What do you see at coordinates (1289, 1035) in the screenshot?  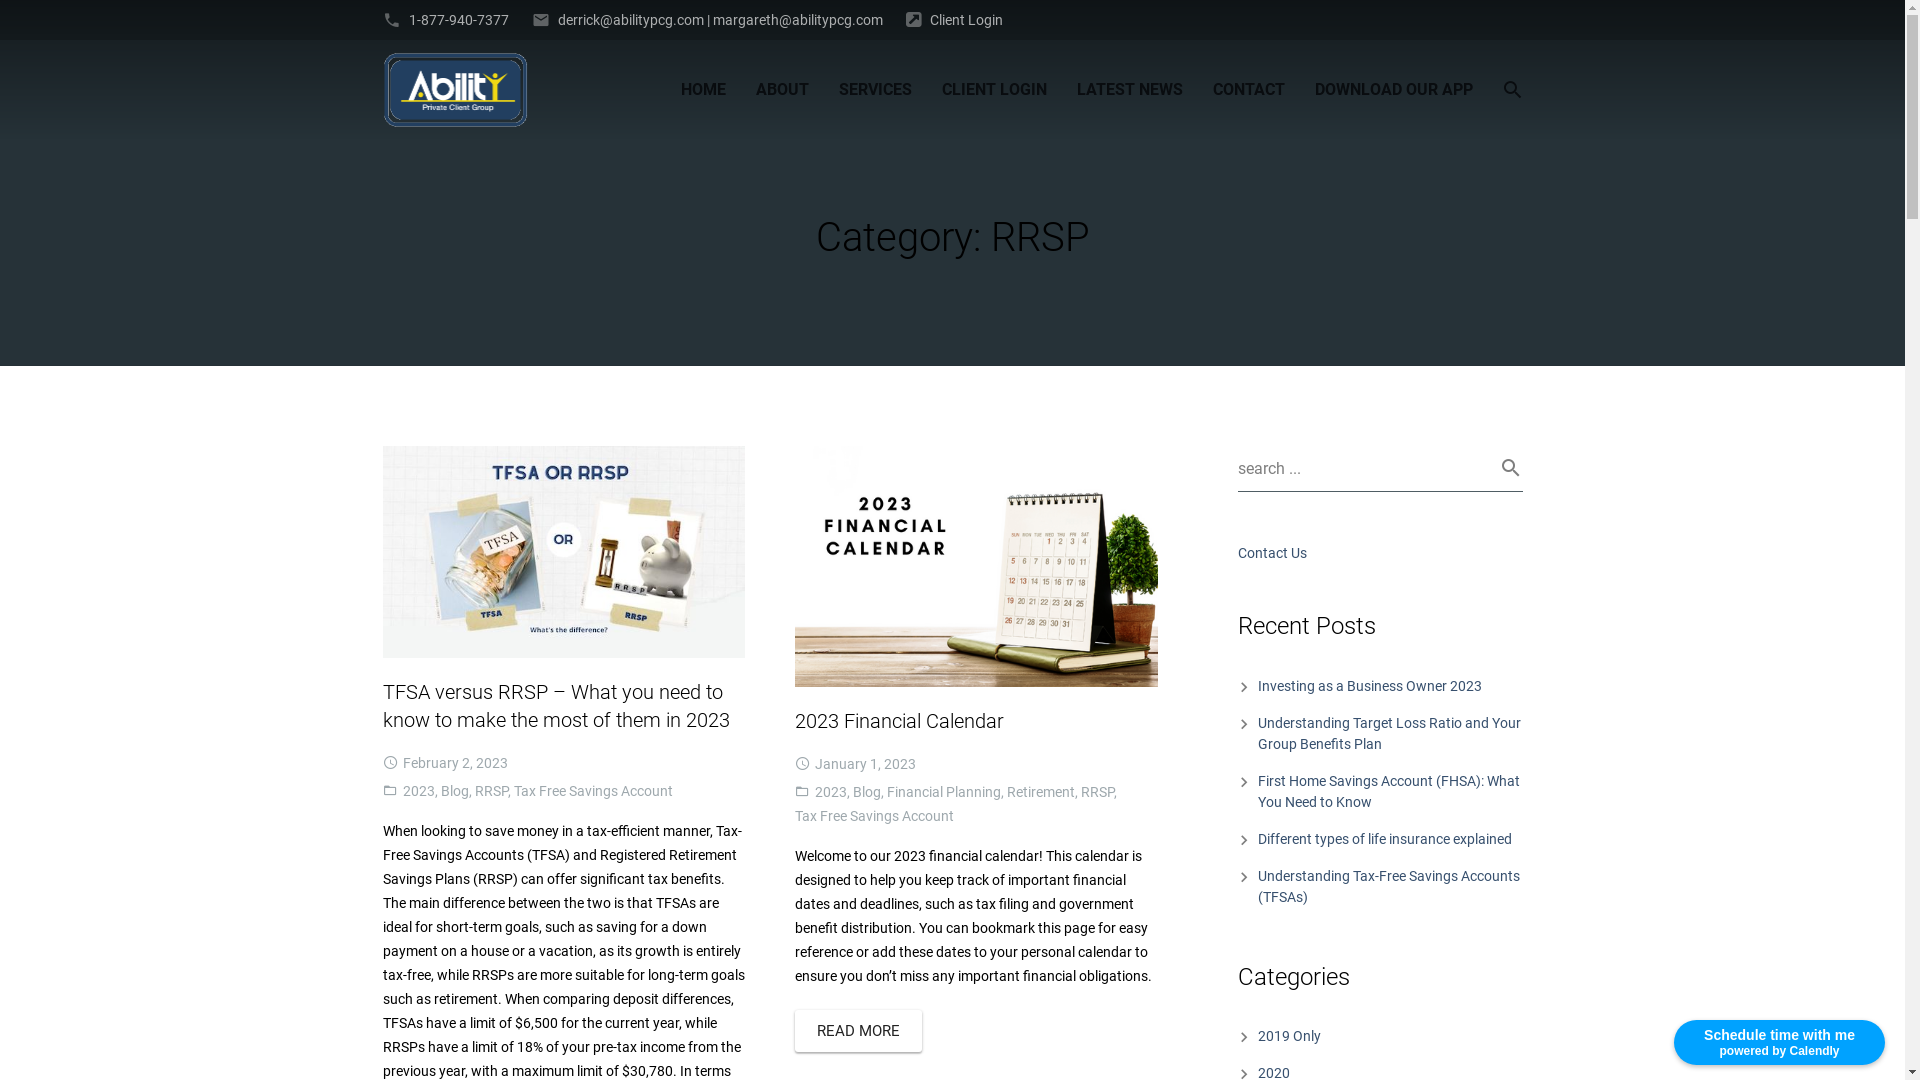 I see `'2019 Only'` at bounding box center [1289, 1035].